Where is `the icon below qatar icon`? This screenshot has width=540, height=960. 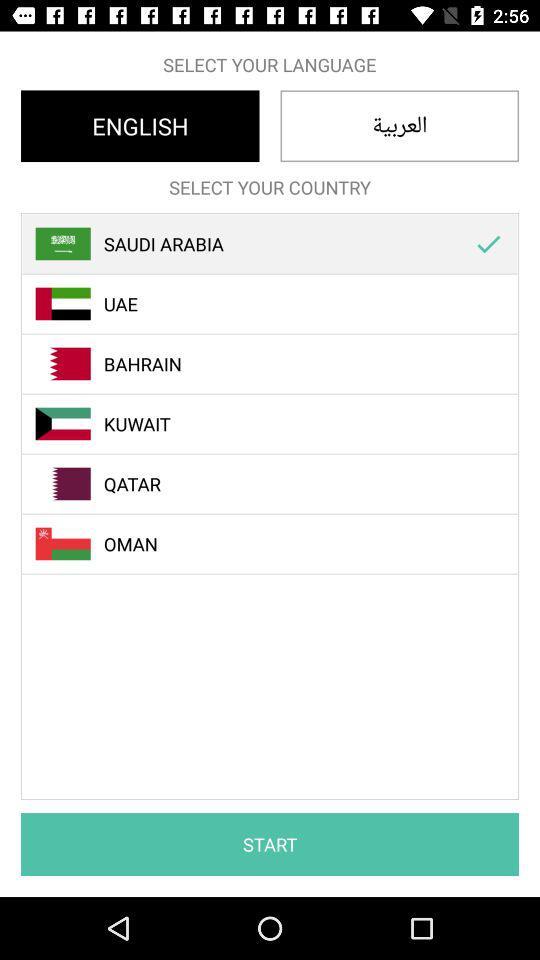 the icon below qatar icon is located at coordinates (280, 544).